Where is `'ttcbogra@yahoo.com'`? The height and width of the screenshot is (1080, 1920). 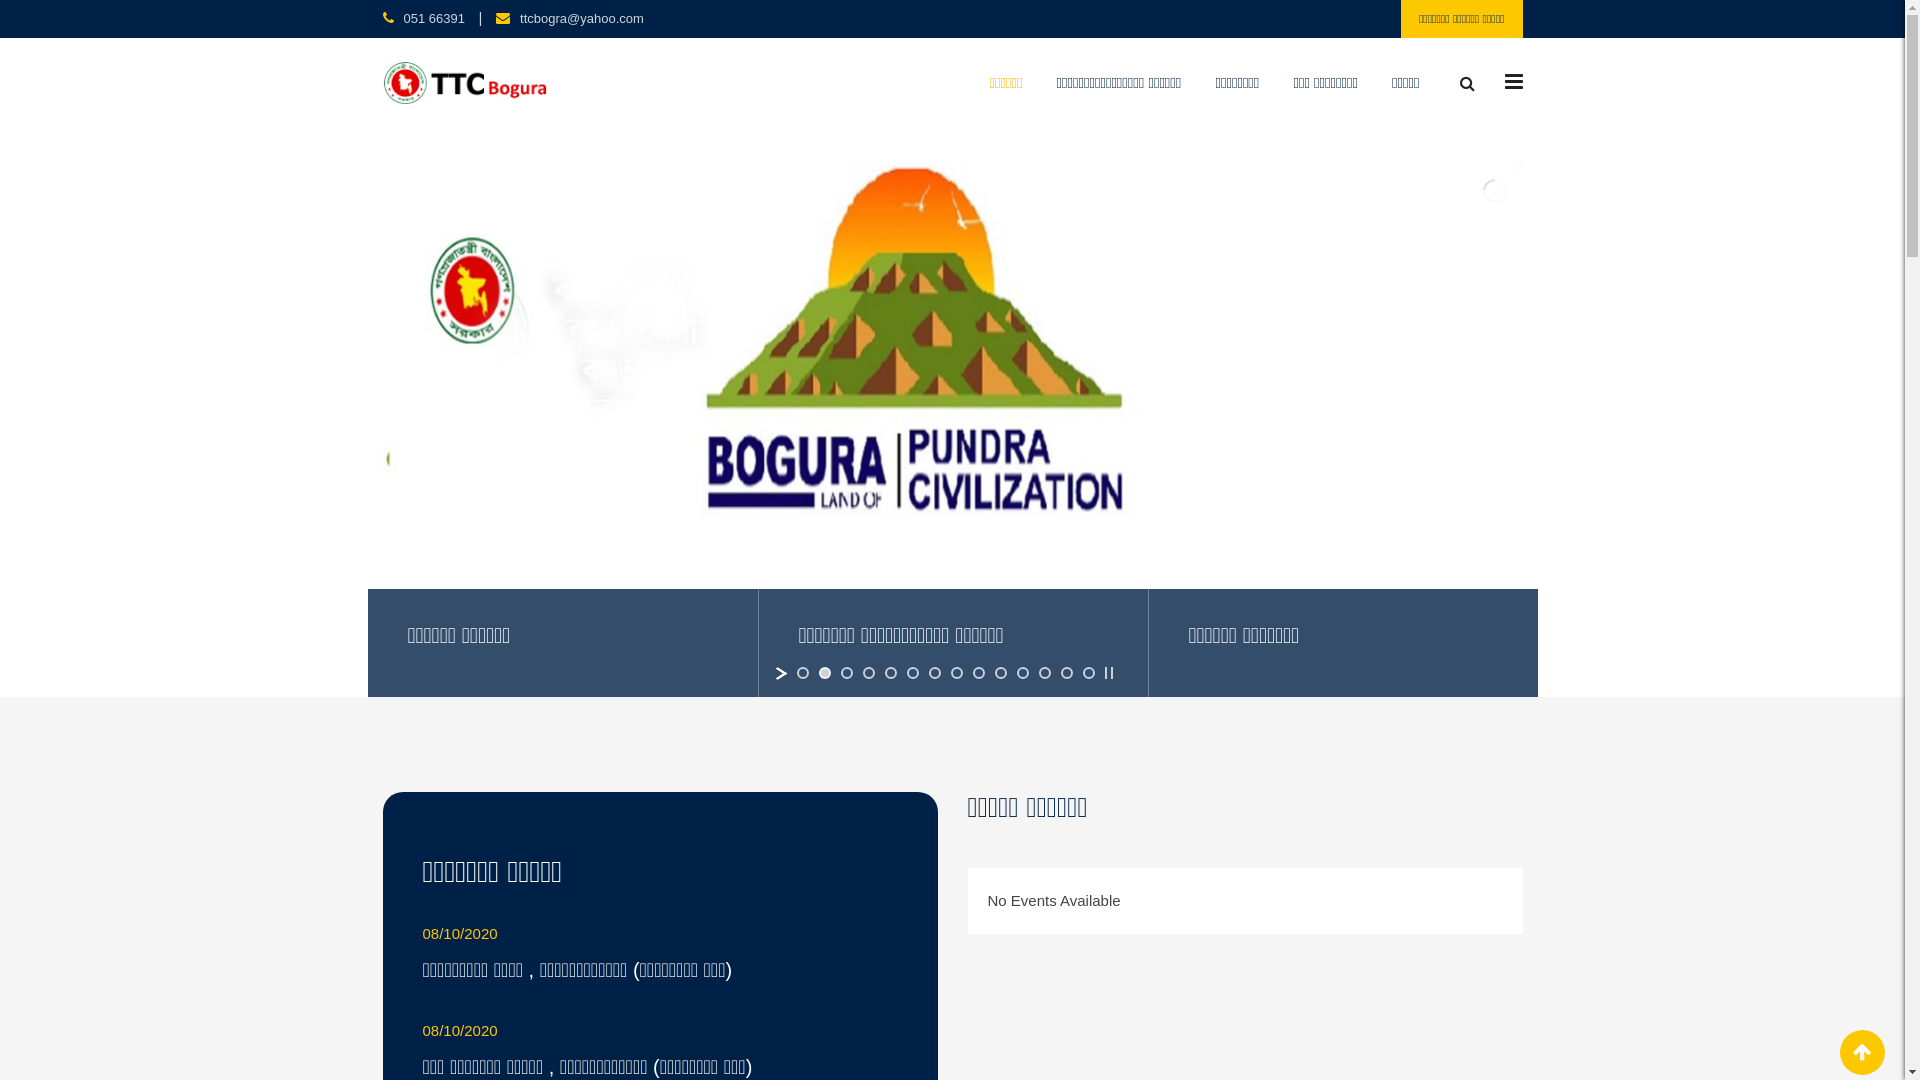
'ttcbogra@yahoo.com' is located at coordinates (580, 18).